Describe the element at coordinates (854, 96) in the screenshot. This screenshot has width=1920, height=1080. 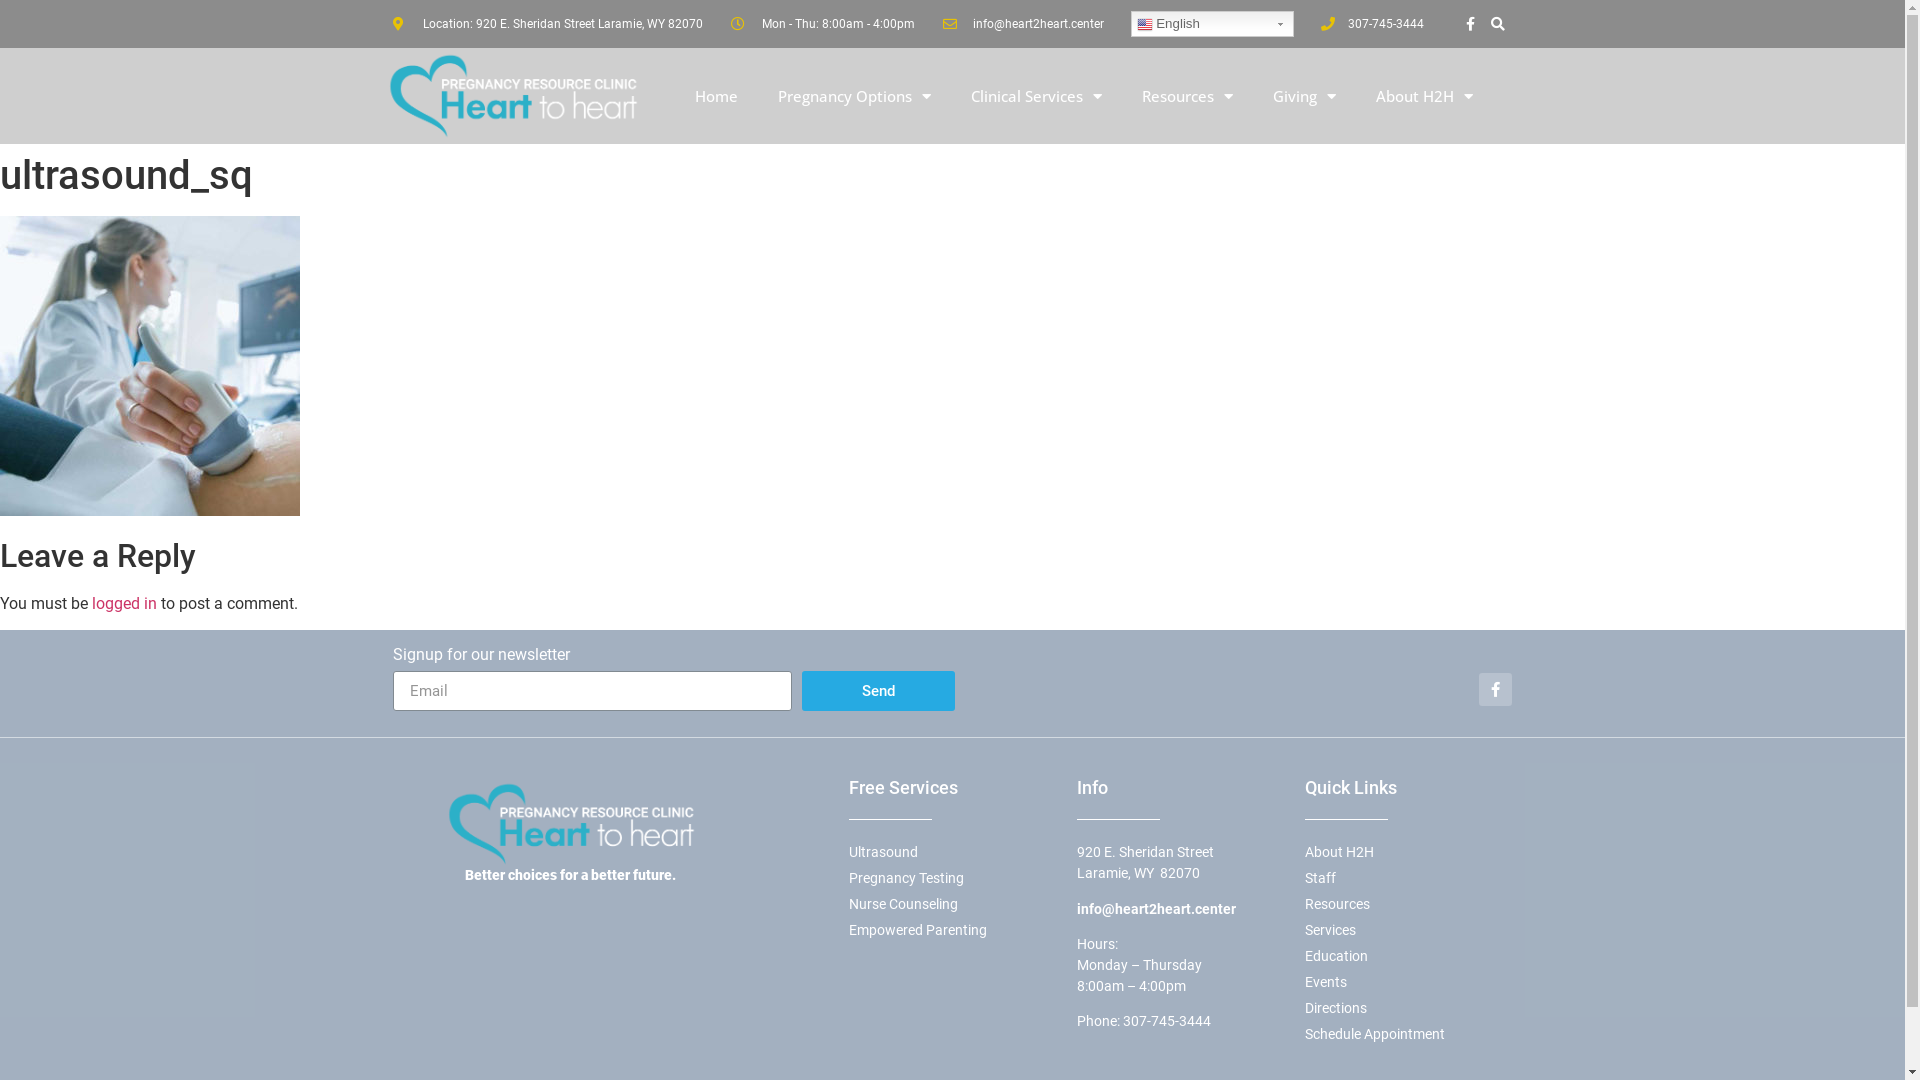
I see `'Pregnancy Options'` at that location.